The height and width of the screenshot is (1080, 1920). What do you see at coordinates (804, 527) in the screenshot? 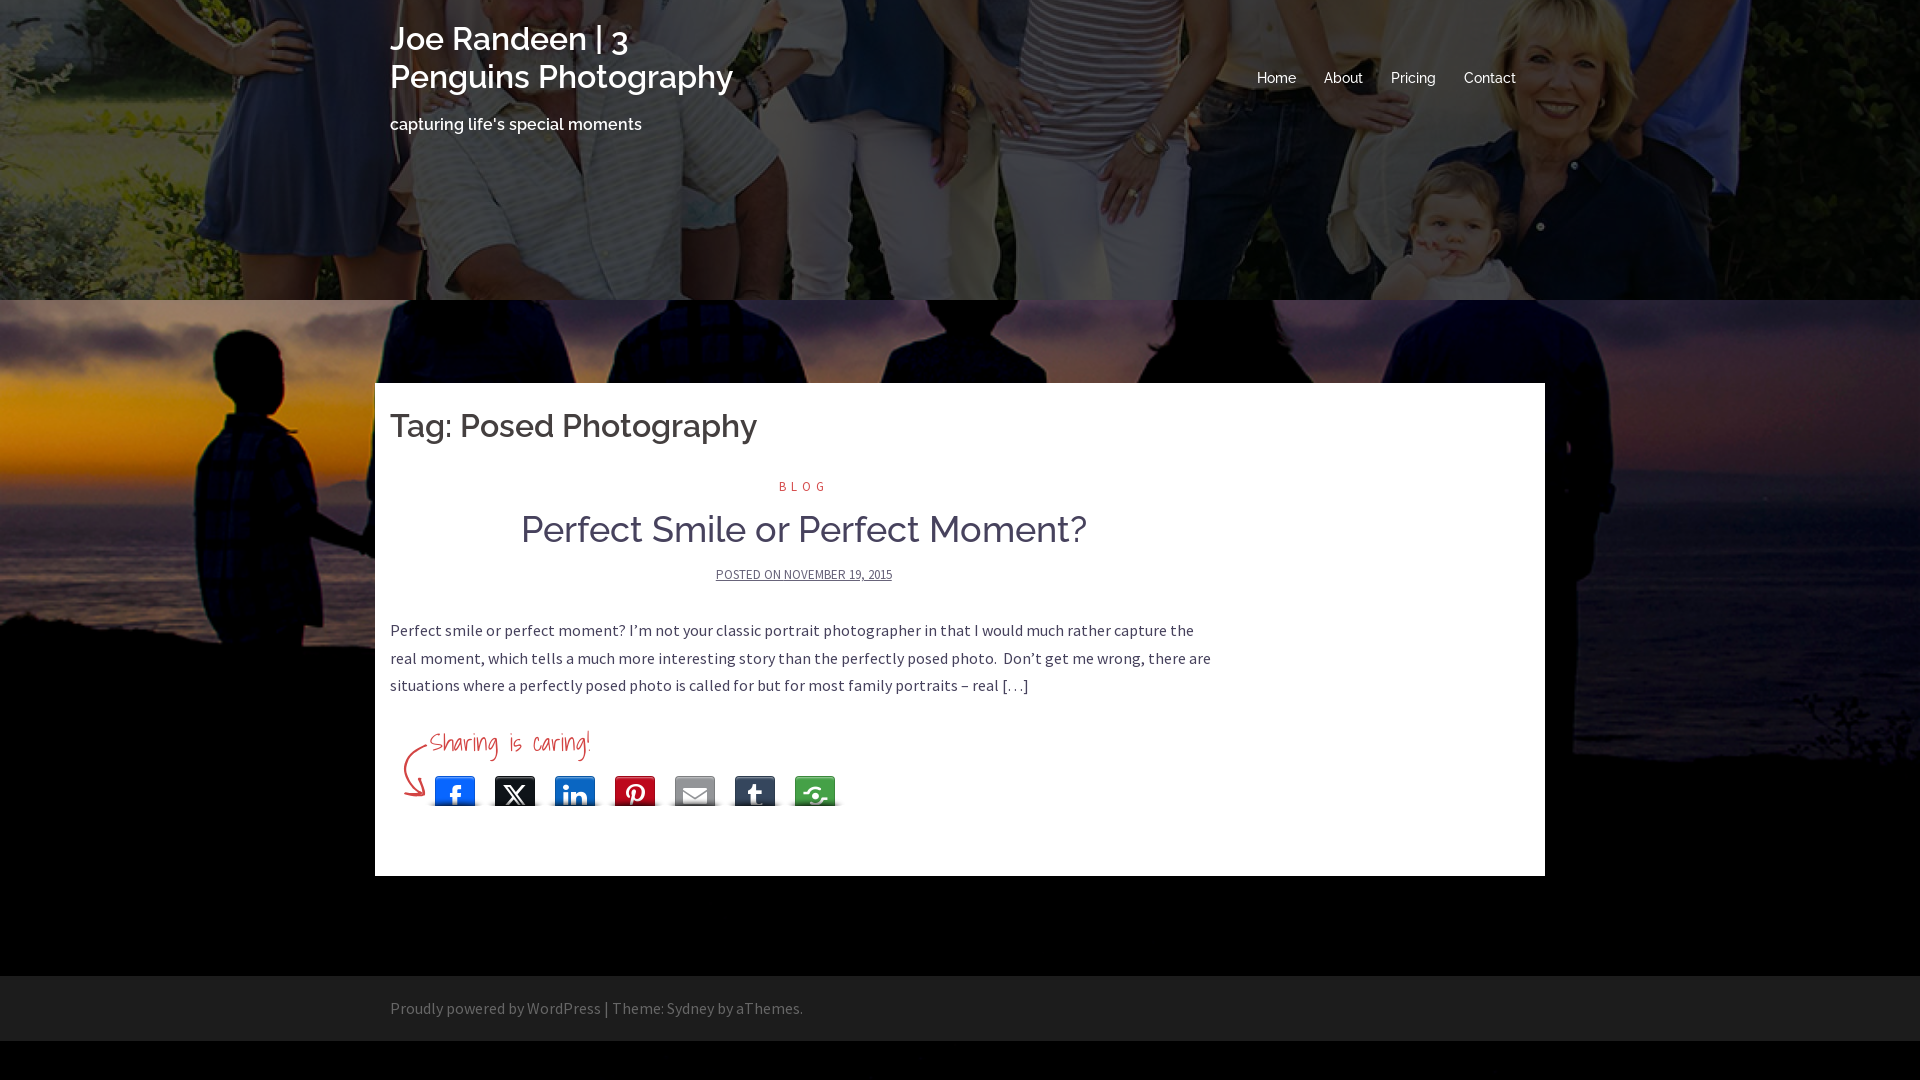
I see `'Perfect Smile or Perfect Moment?'` at bounding box center [804, 527].